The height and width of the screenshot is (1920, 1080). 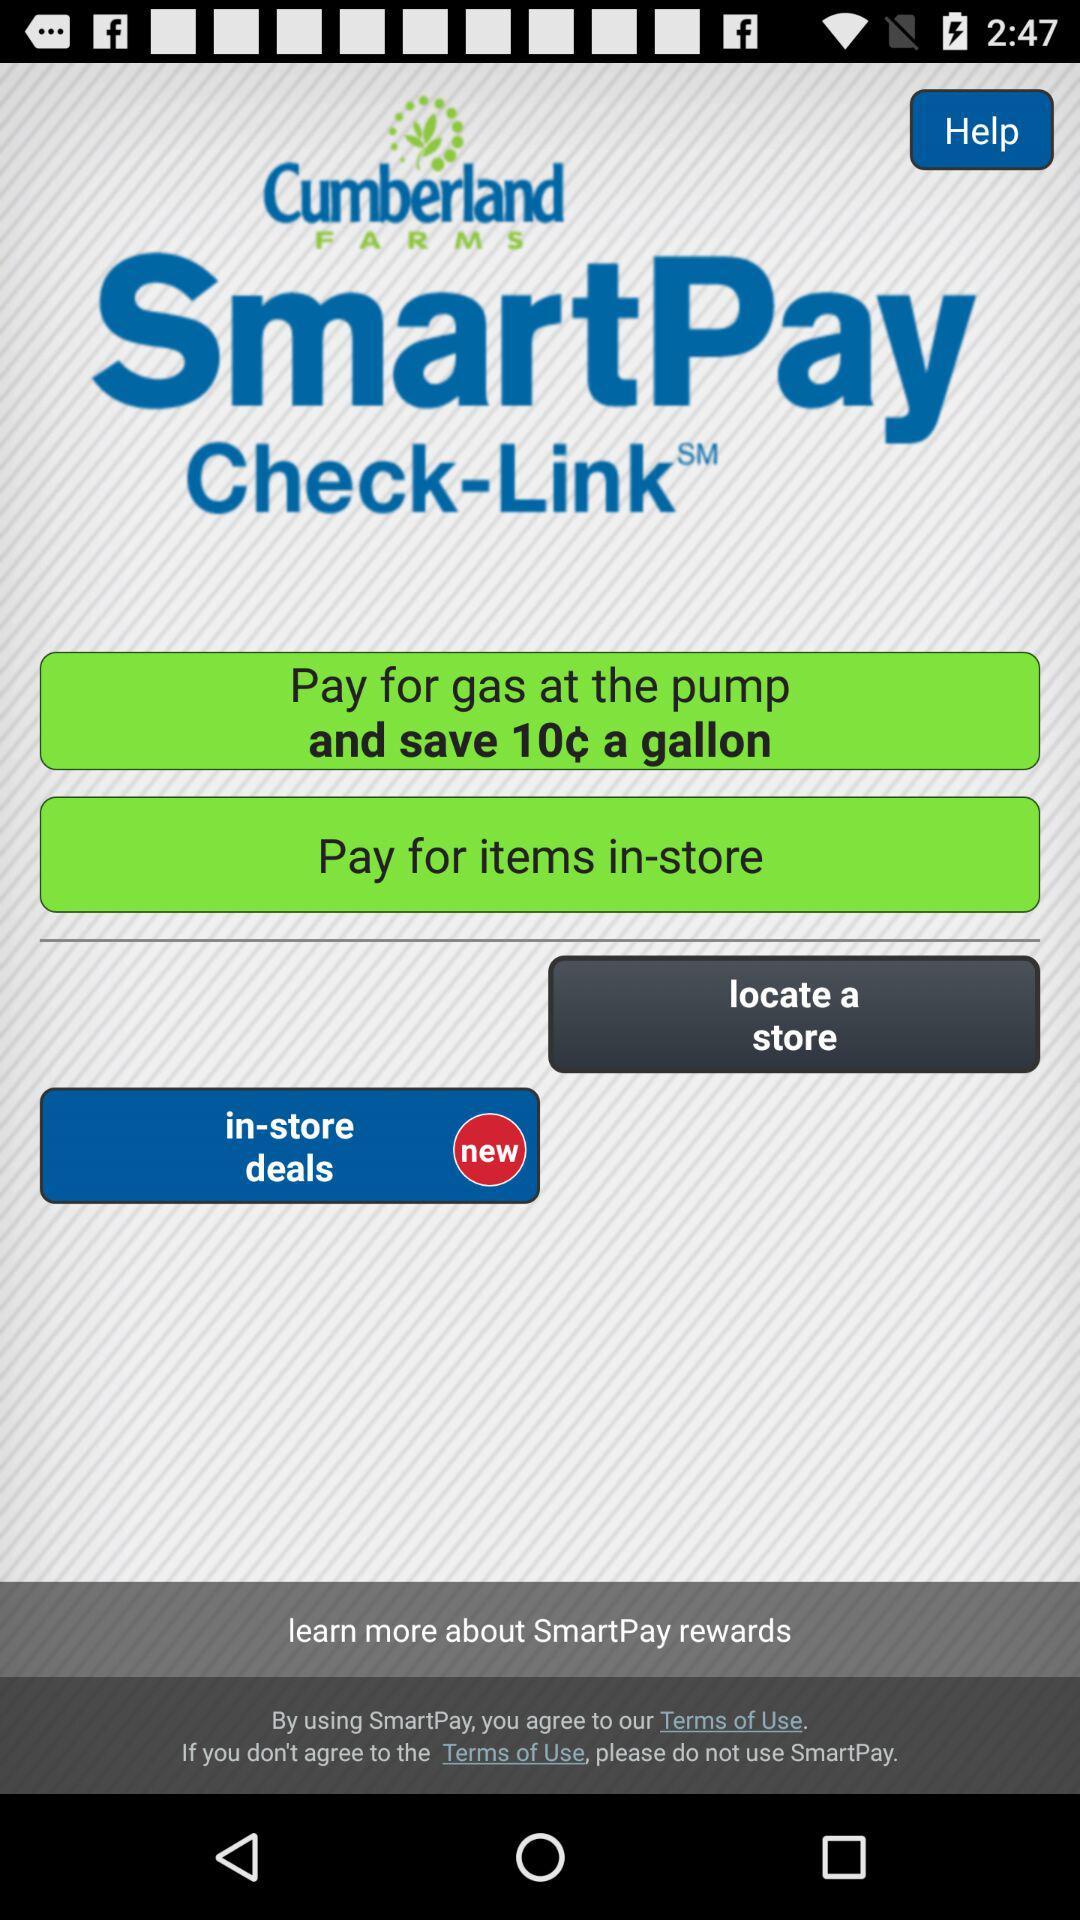 I want to click on icon next to the in-store, so click(x=793, y=1014).